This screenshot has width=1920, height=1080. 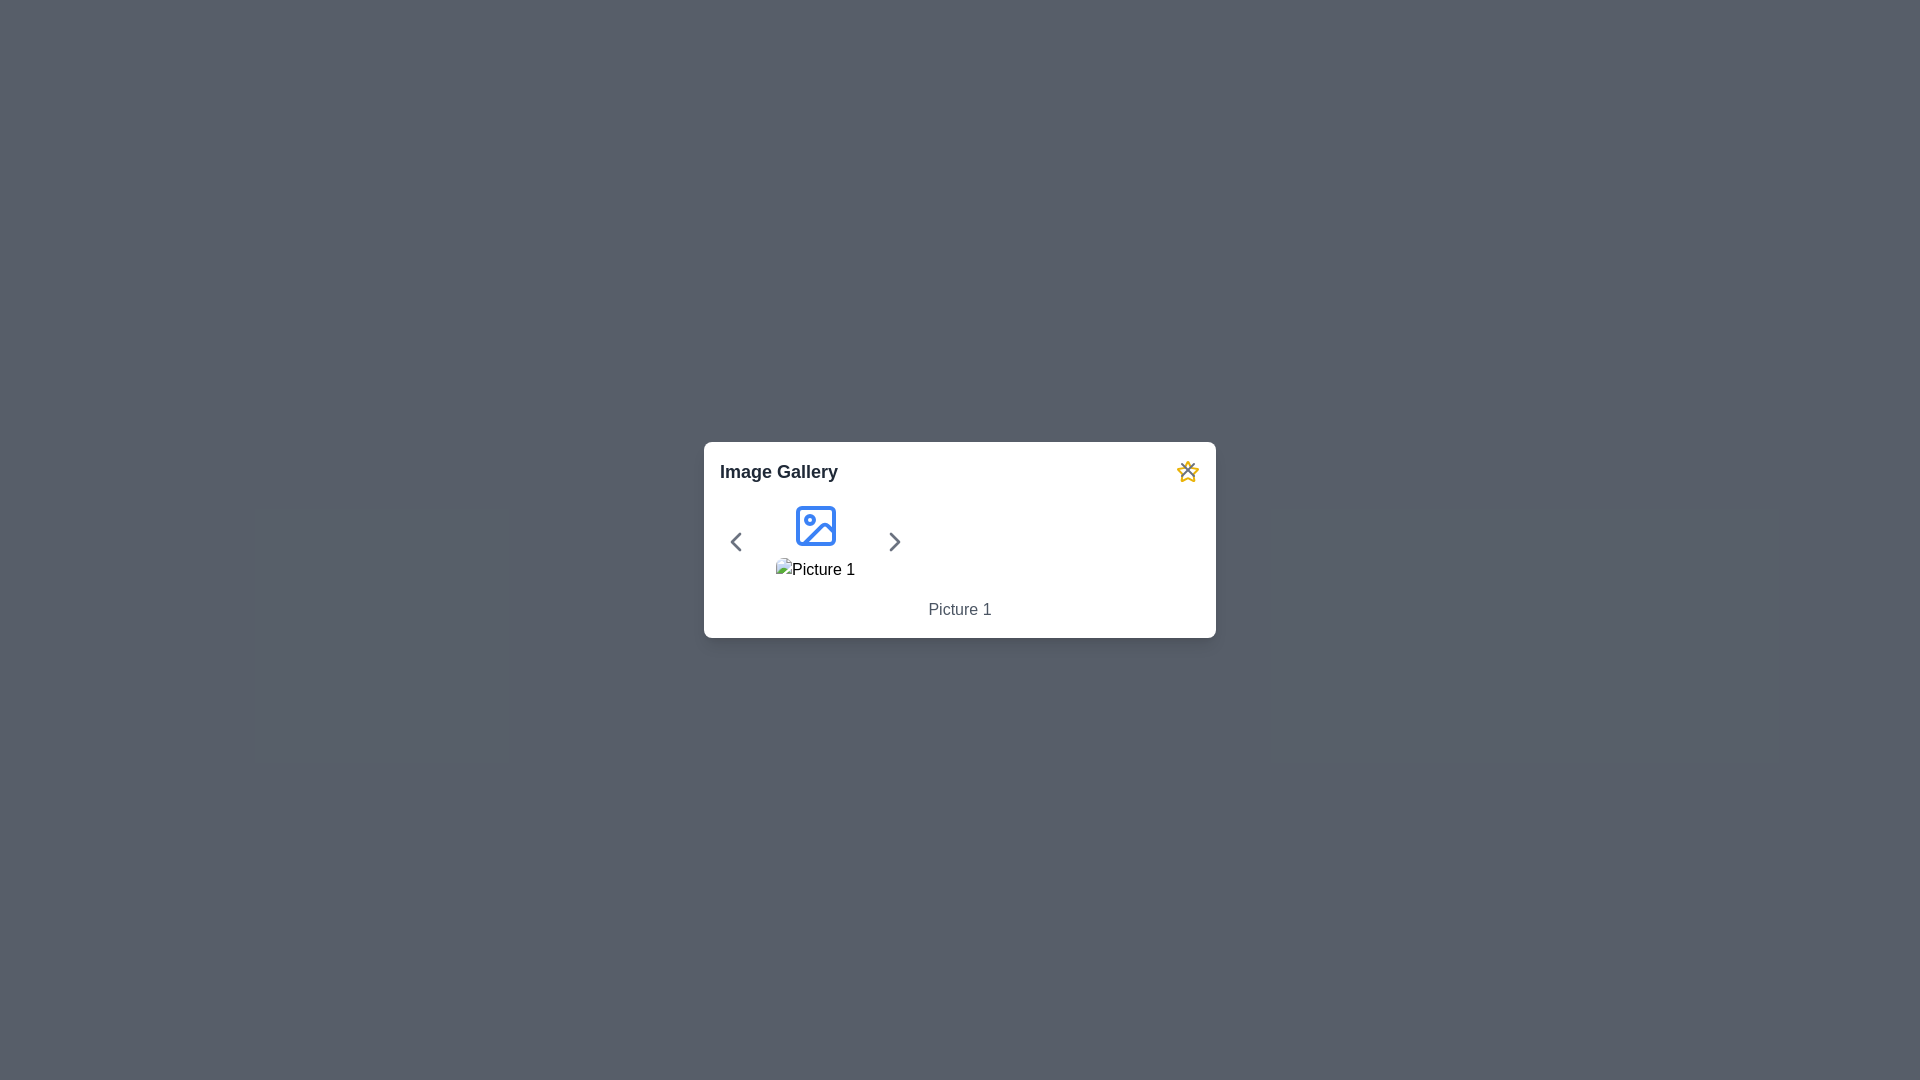 What do you see at coordinates (960, 471) in the screenshot?
I see `the 'Image Gallery' header` at bounding box center [960, 471].